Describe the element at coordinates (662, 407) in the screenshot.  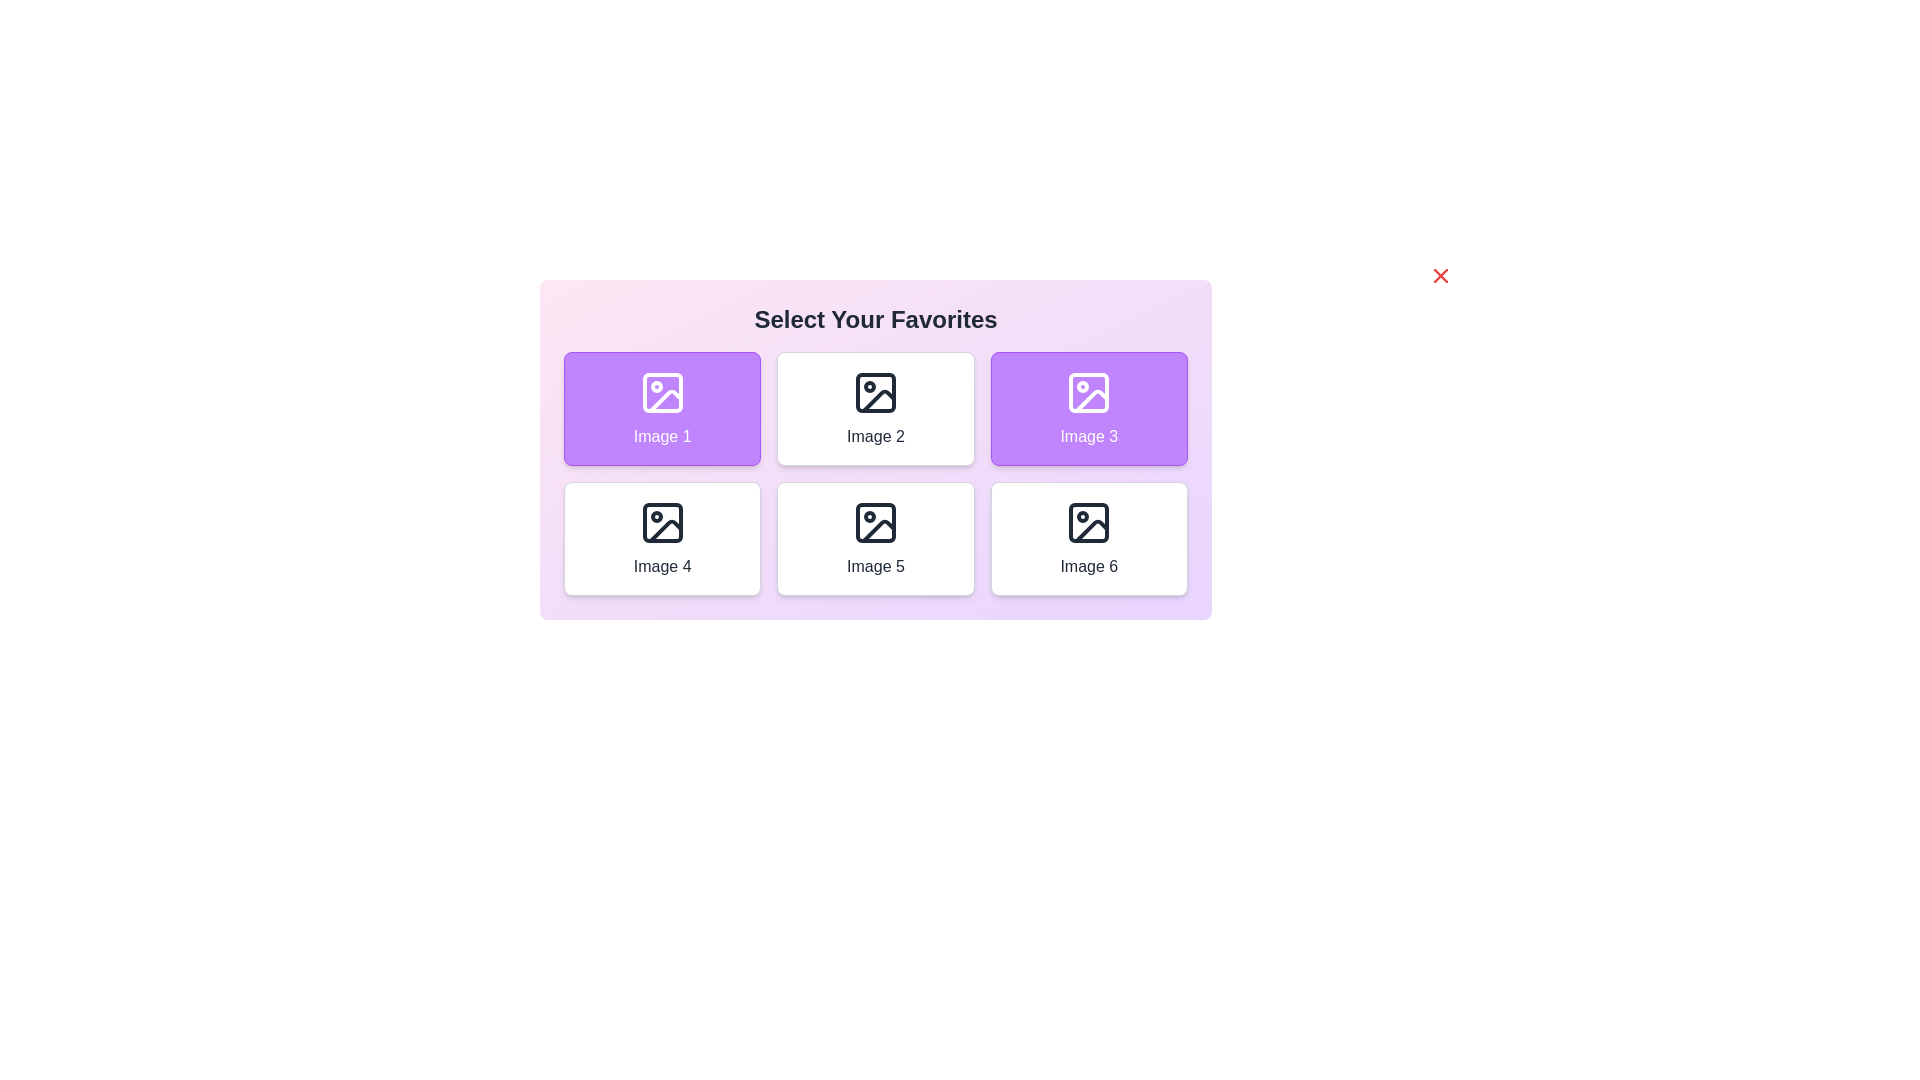
I see `the image labeled Image 1 to toggle its selection state` at that location.